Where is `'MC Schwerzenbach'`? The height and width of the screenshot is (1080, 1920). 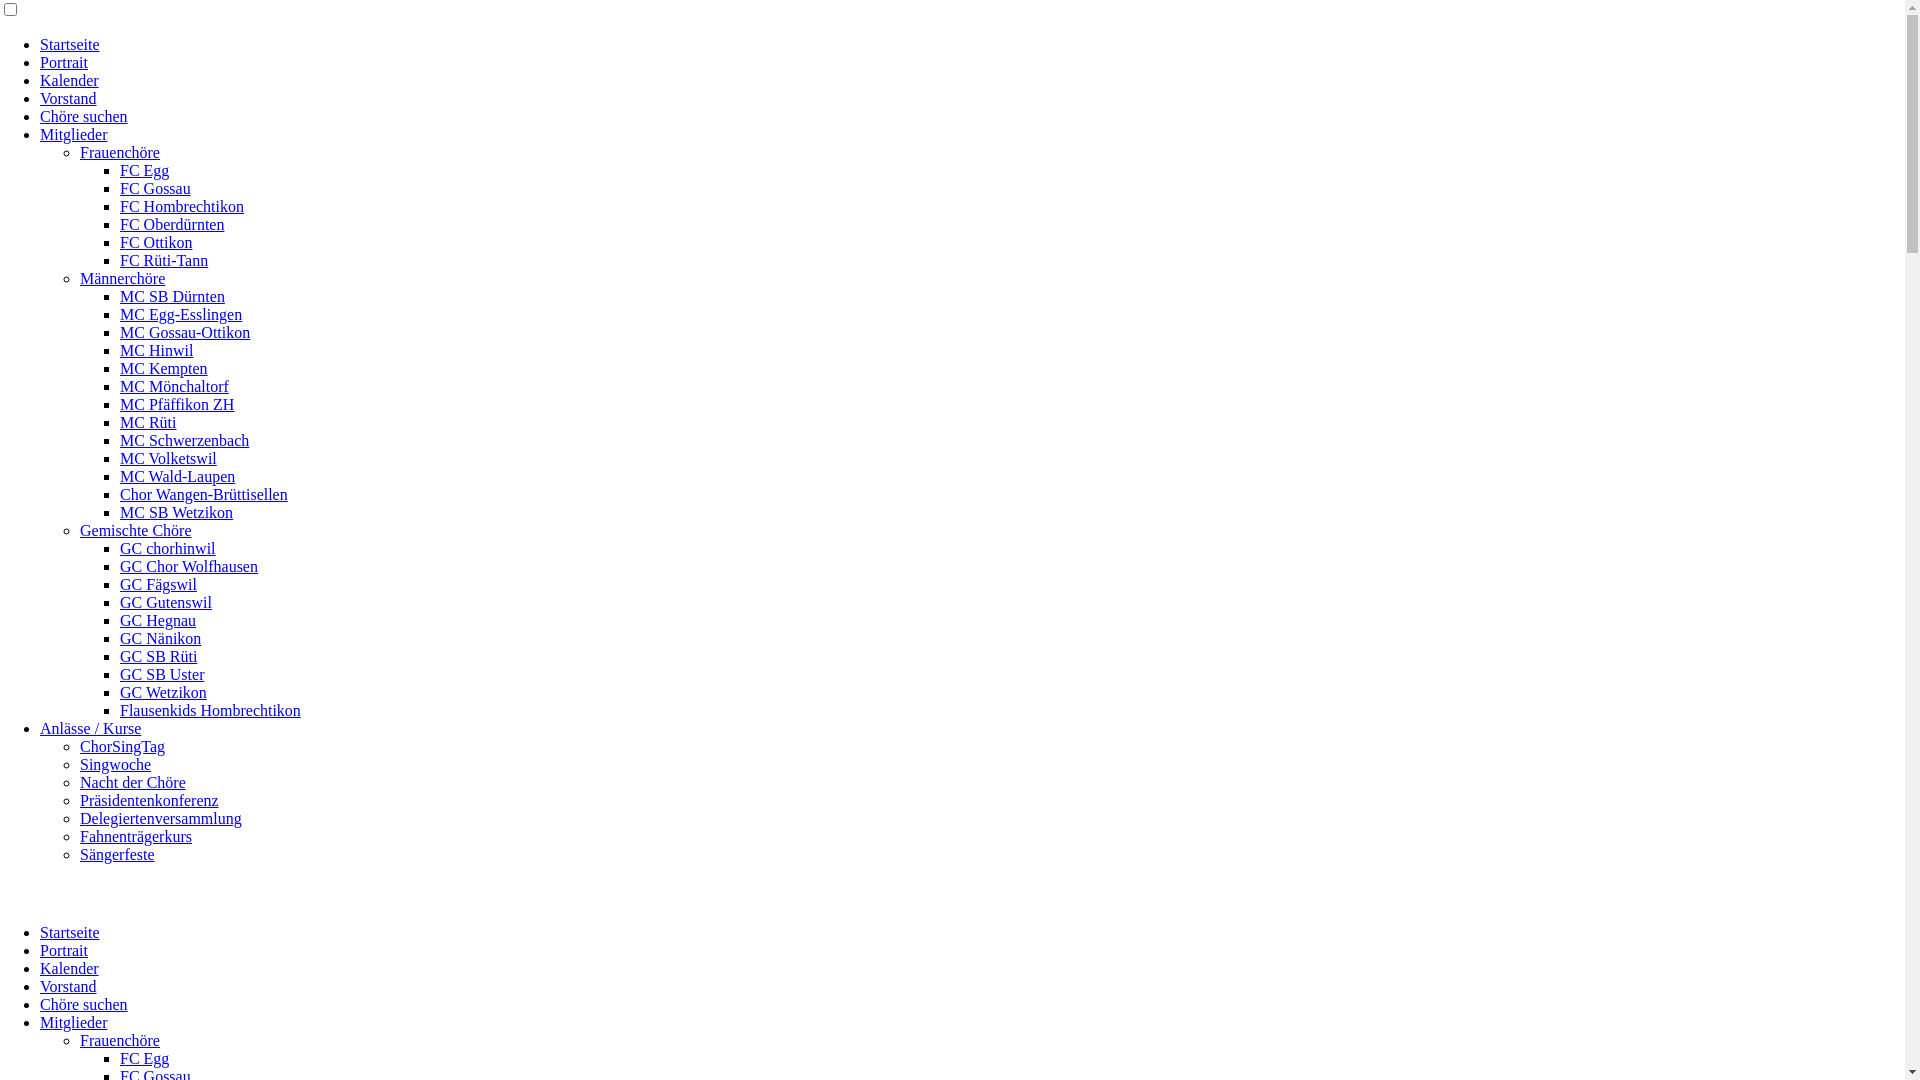
'MC Schwerzenbach' is located at coordinates (119, 439).